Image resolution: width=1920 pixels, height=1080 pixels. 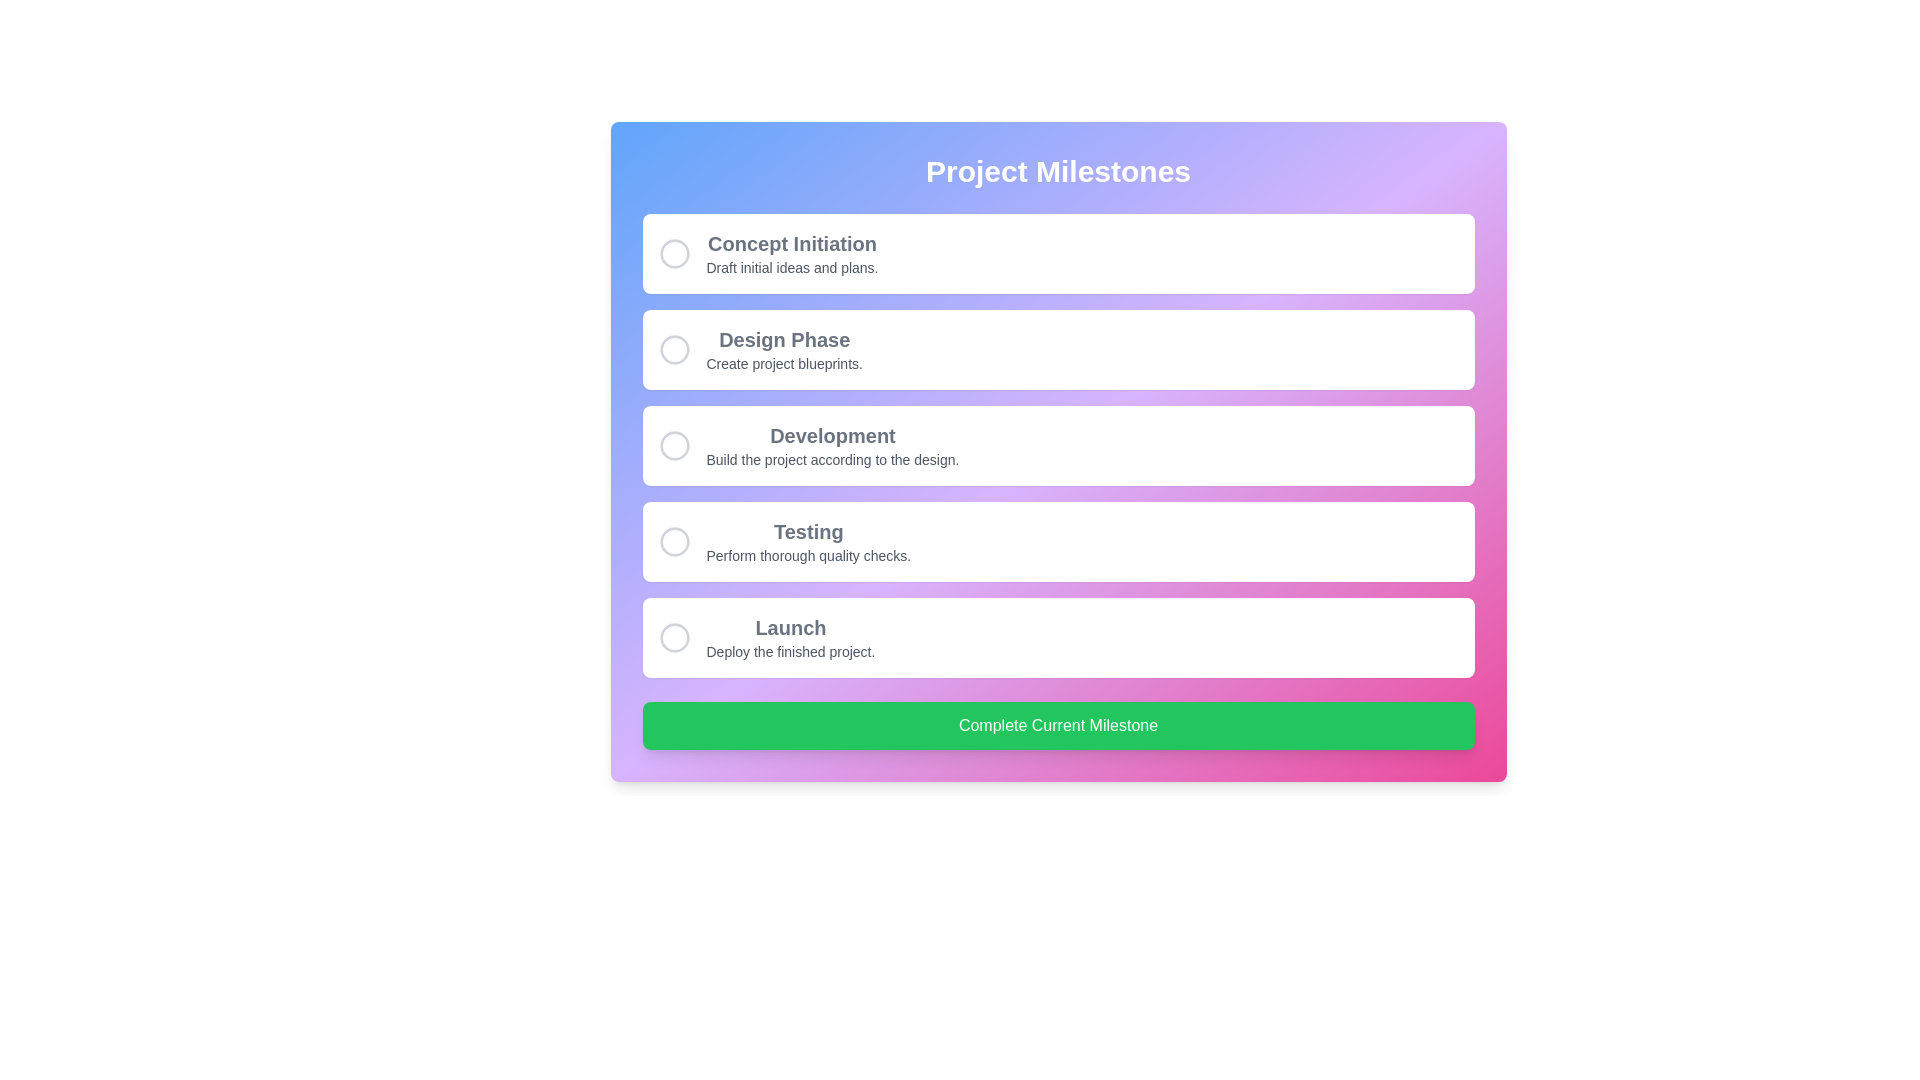 What do you see at coordinates (674, 637) in the screenshot?
I see `the circular icon with a thin gray border and a white interior located within the 'Launch' milestone section, positioned to the left of the milestone title` at bounding box center [674, 637].